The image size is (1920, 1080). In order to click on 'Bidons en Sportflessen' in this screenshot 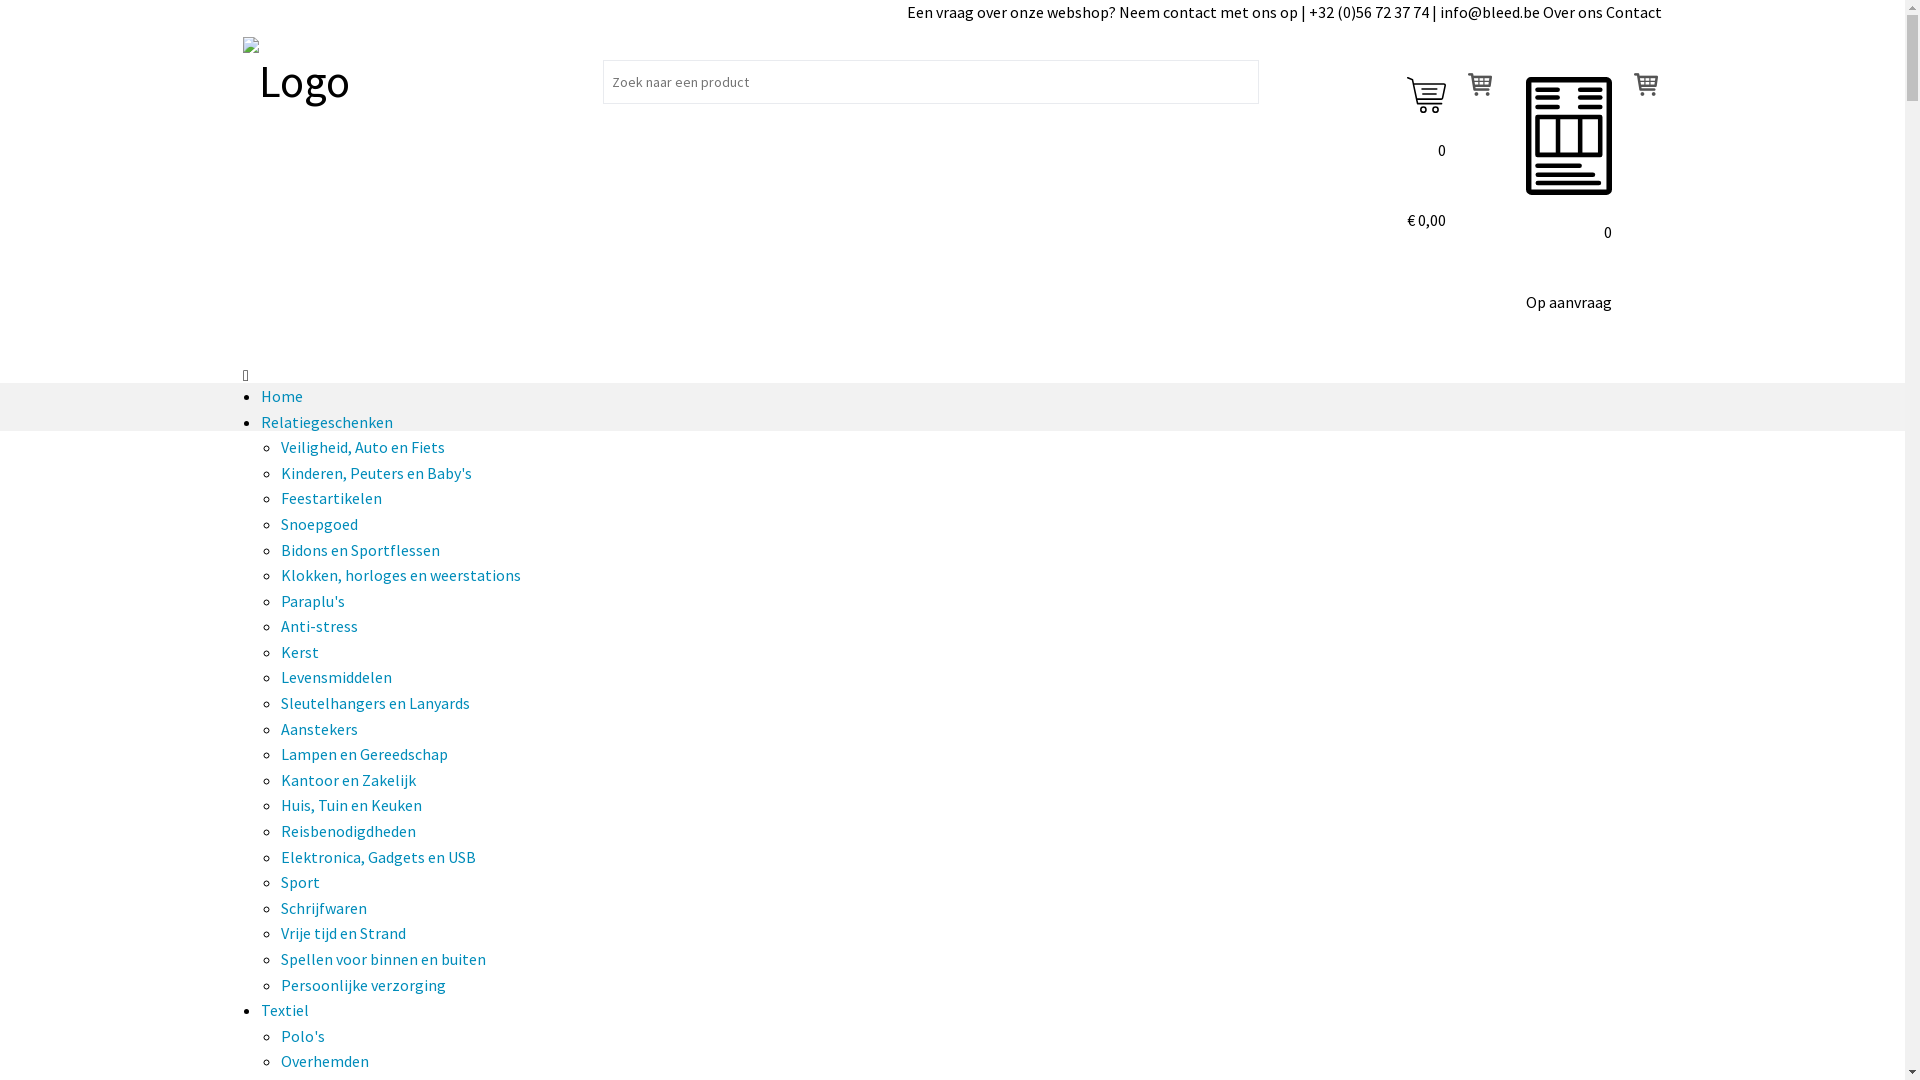, I will do `click(360, 550)`.